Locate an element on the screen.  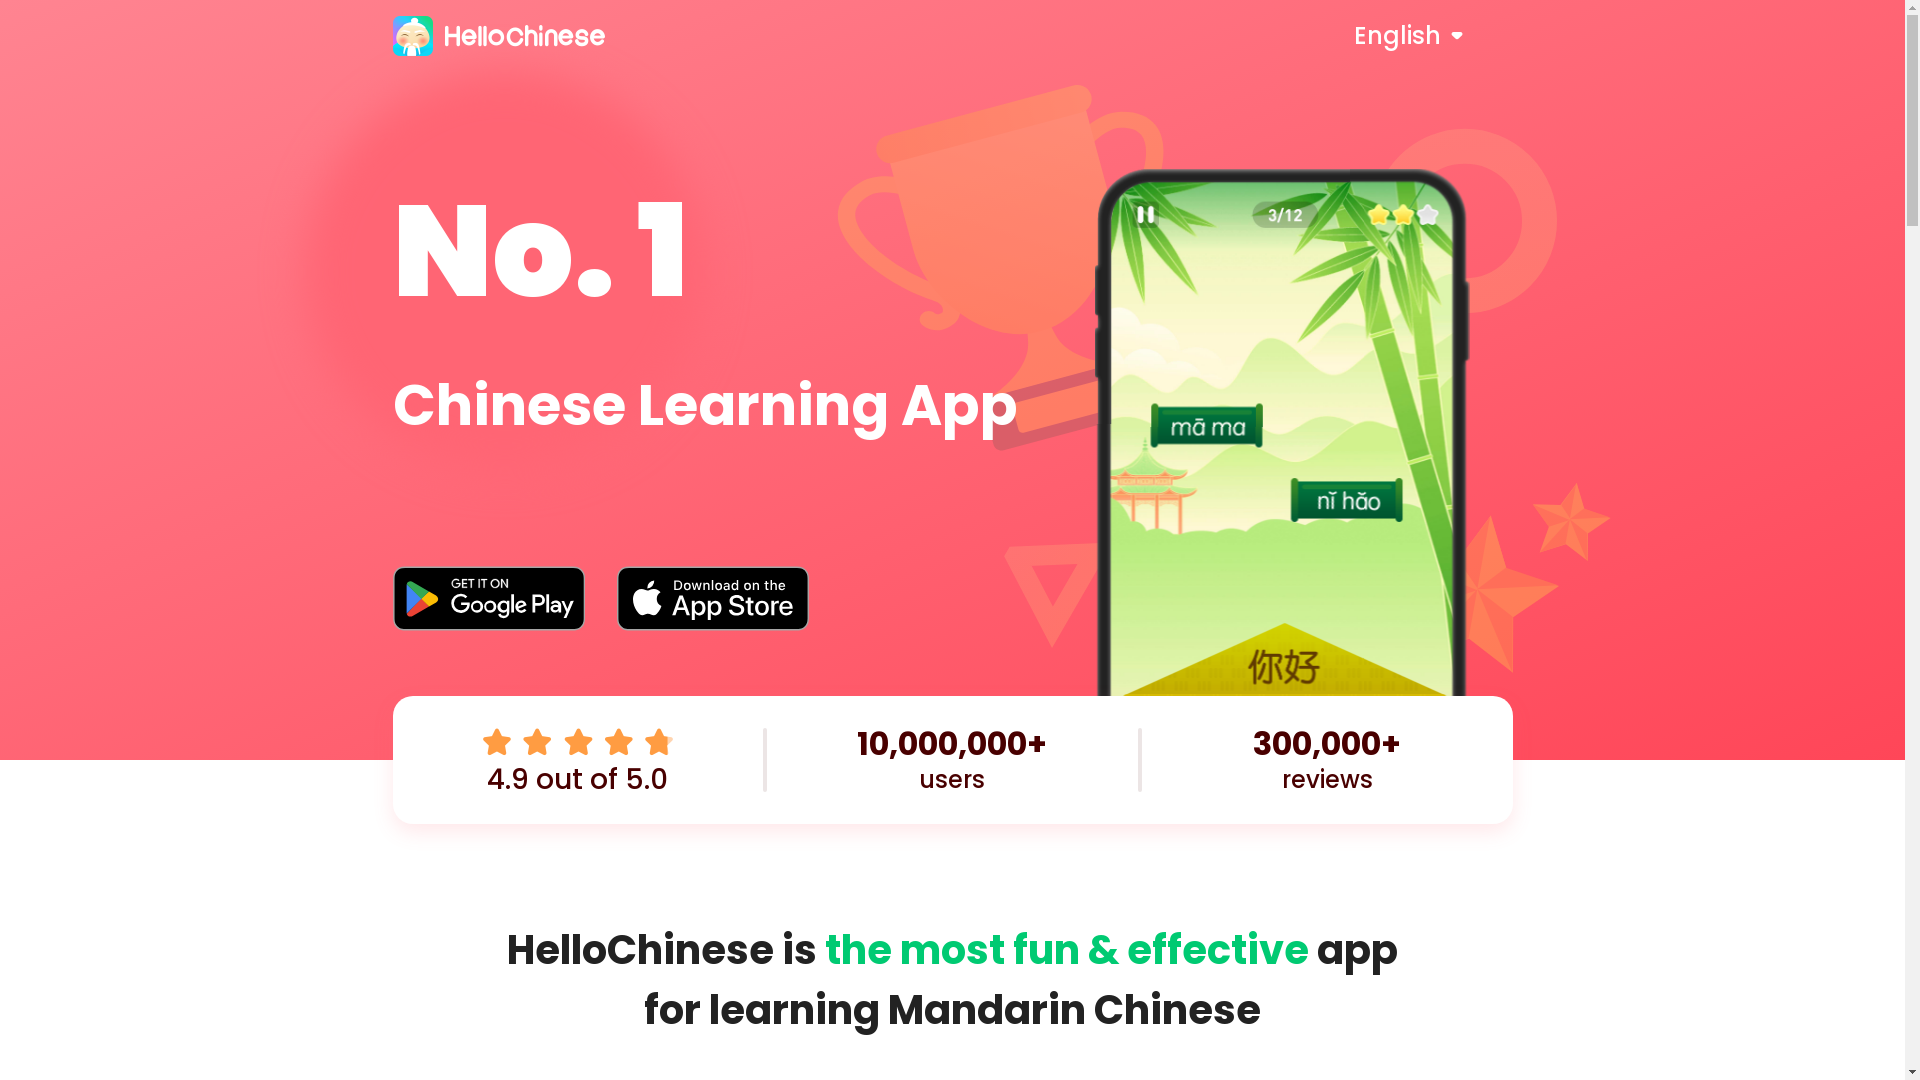
'English' is located at coordinates (1432, 35).